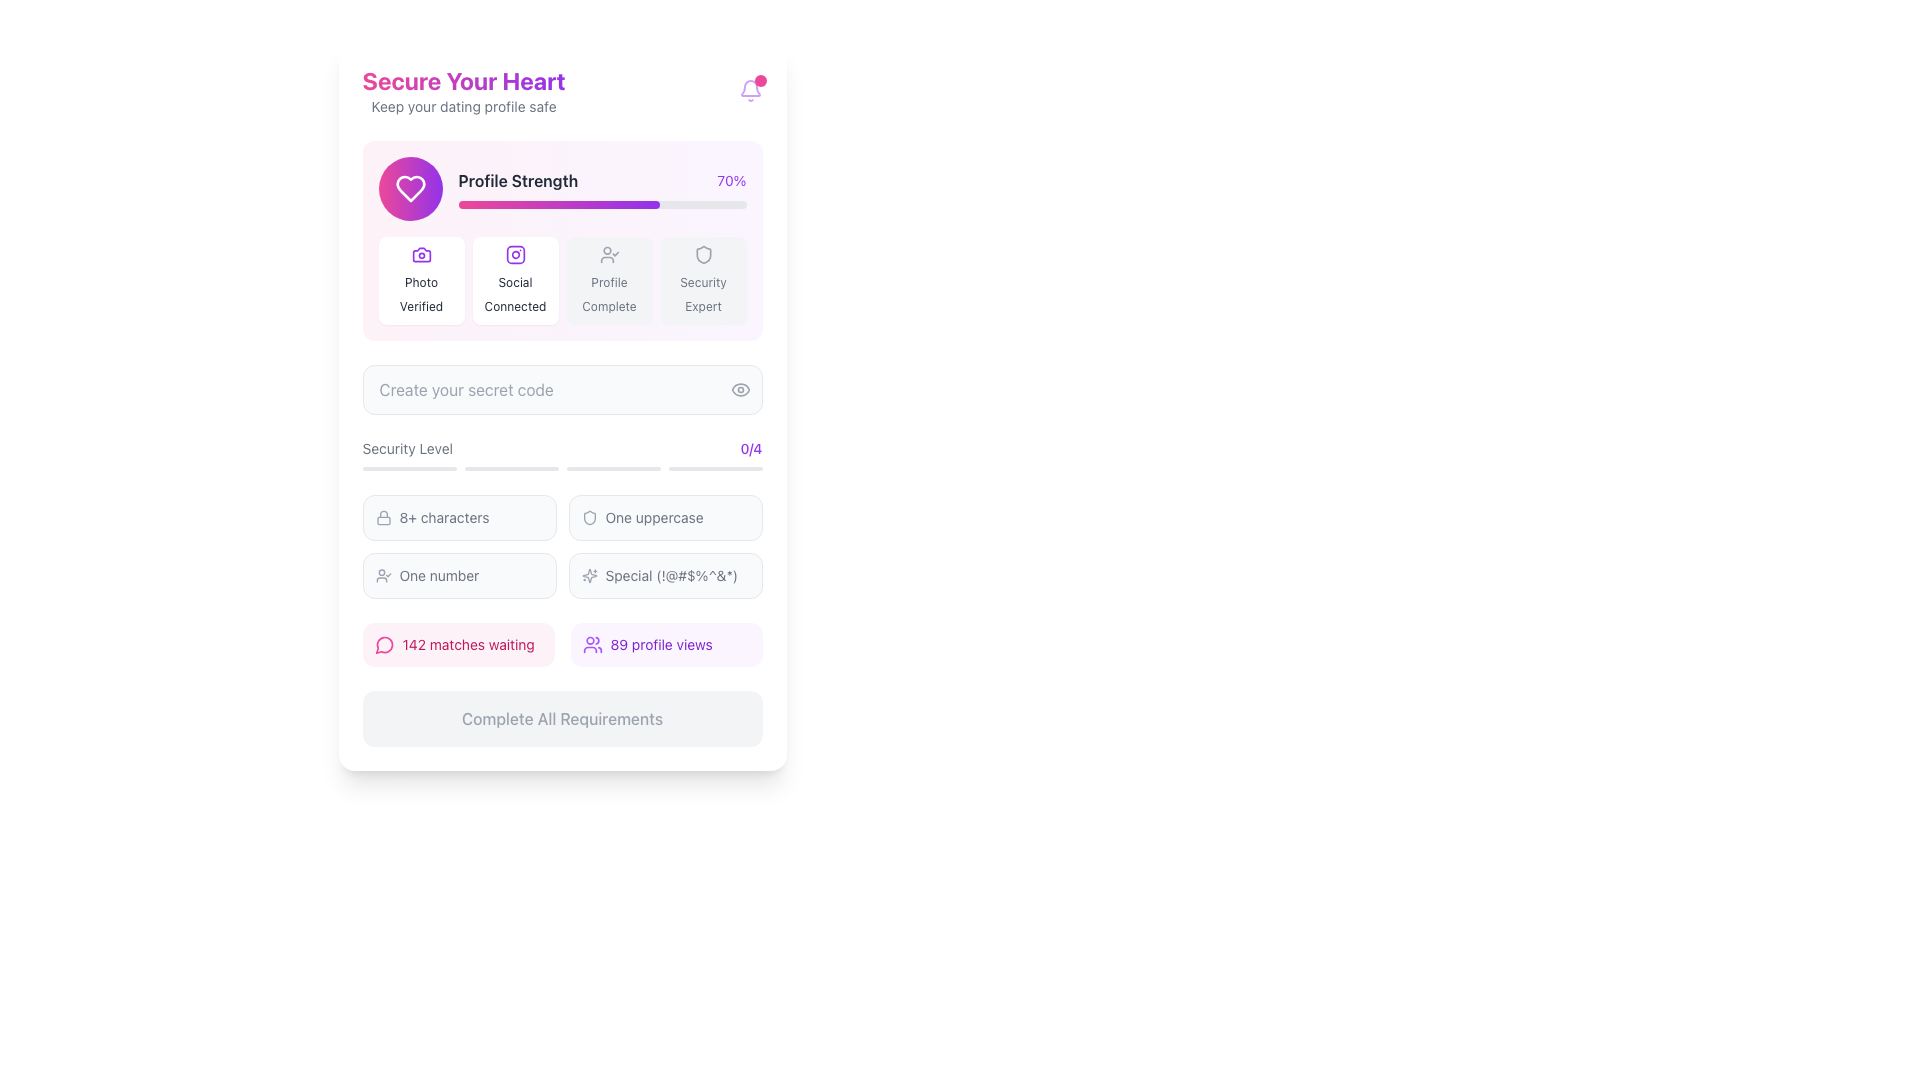 This screenshot has height=1080, width=1920. What do you see at coordinates (409, 189) in the screenshot?
I see `the heart-shaped icon with a gradient from pink to purple, located near the top left corner of the interface, inside a circular pink background, adjacent to 'Profile Strength'` at bounding box center [409, 189].